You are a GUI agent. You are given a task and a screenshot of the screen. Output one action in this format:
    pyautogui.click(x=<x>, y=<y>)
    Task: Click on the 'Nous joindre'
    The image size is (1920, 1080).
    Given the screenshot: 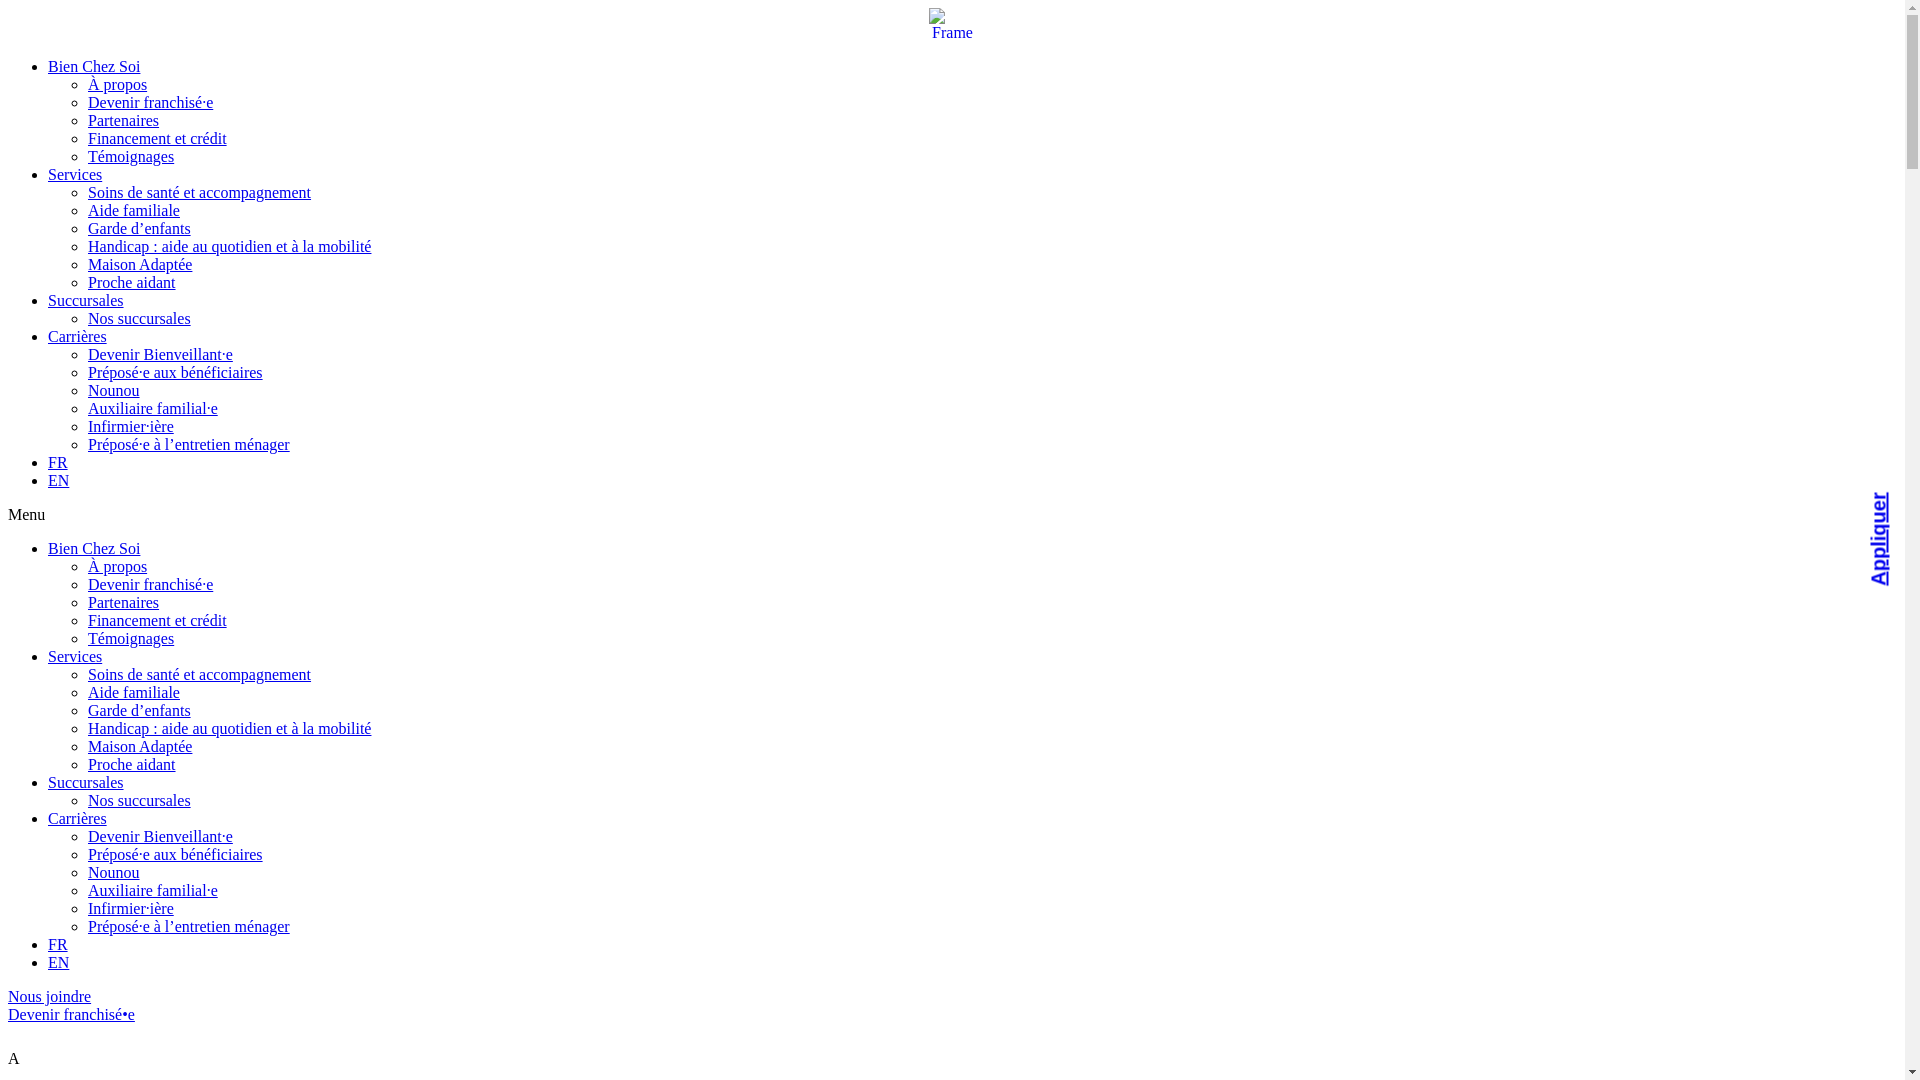 What is the action you would take?
    pyautogui.click(x=49, y=996)
    